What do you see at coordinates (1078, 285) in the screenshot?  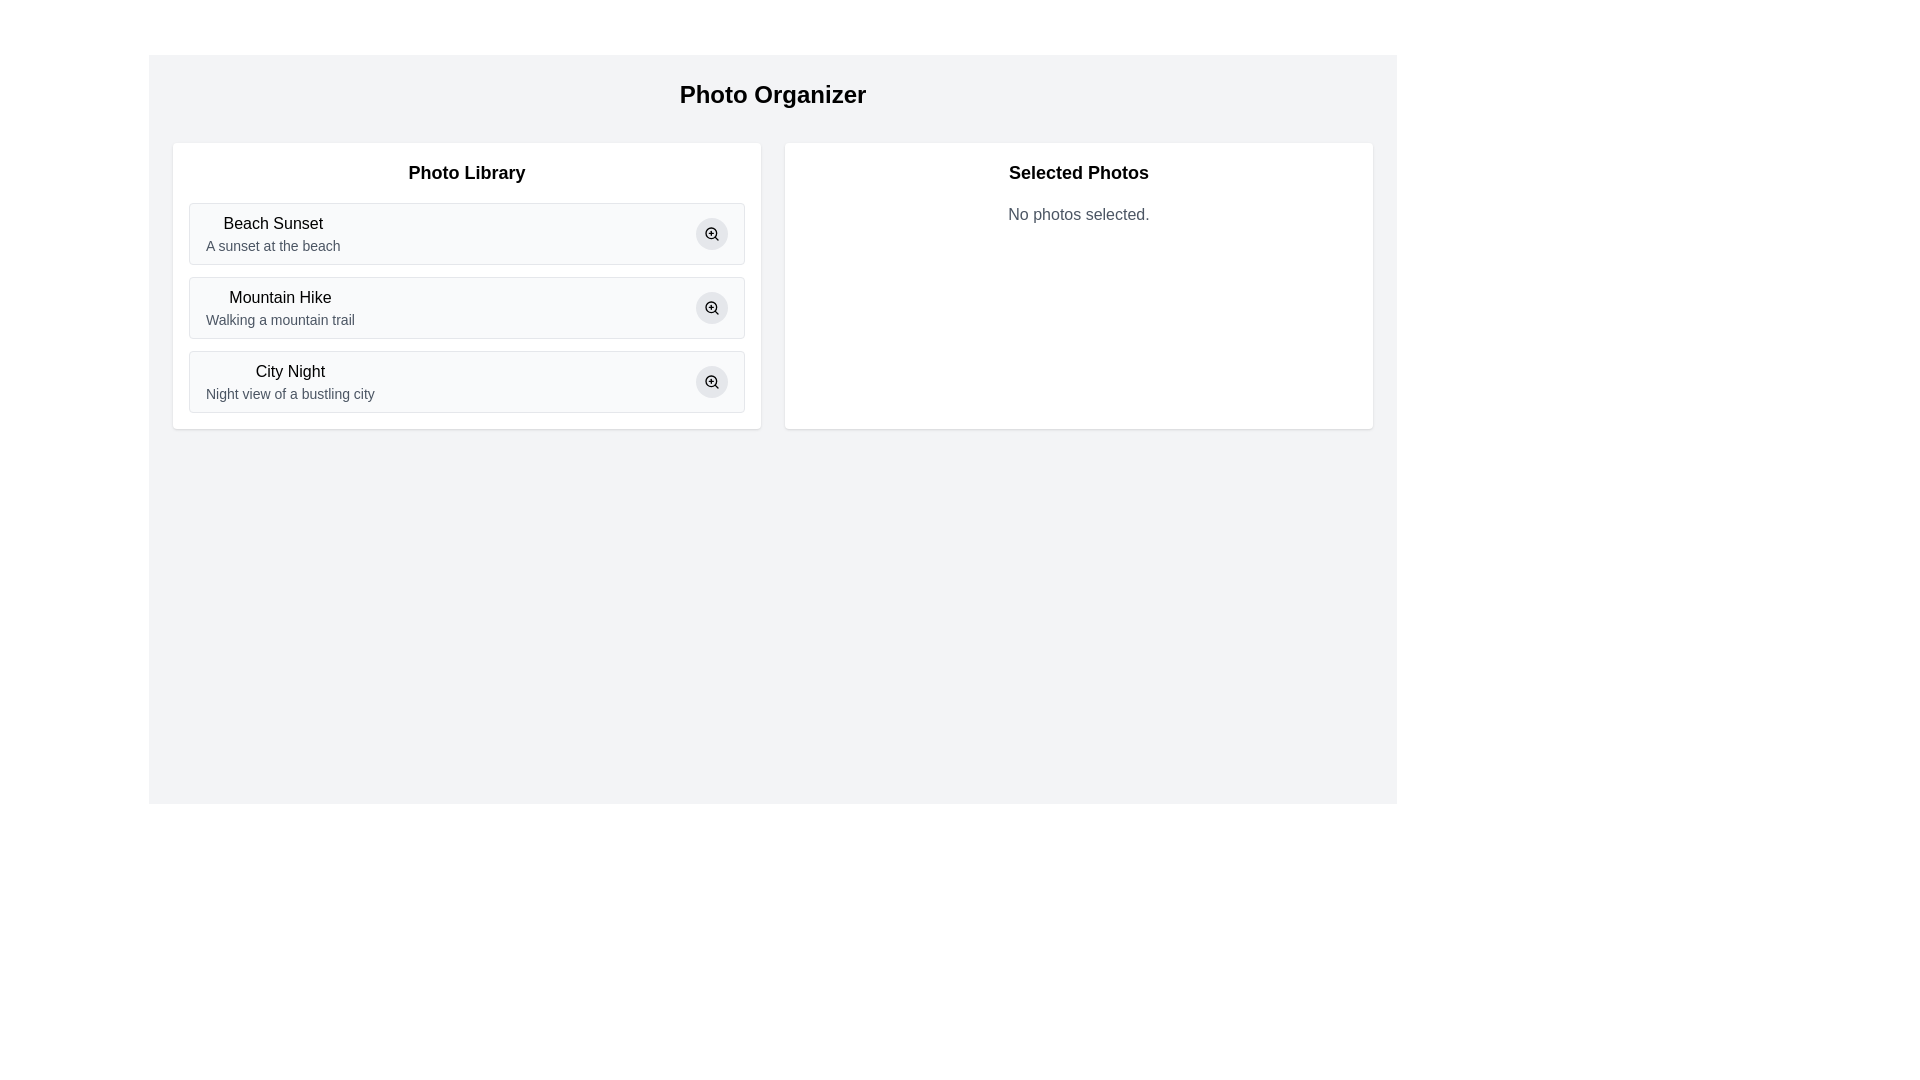 I see `the informational panel that displays the user's currently selected photos, which currently indicates that no photos have been selected` at bounding box center [1078, 285].